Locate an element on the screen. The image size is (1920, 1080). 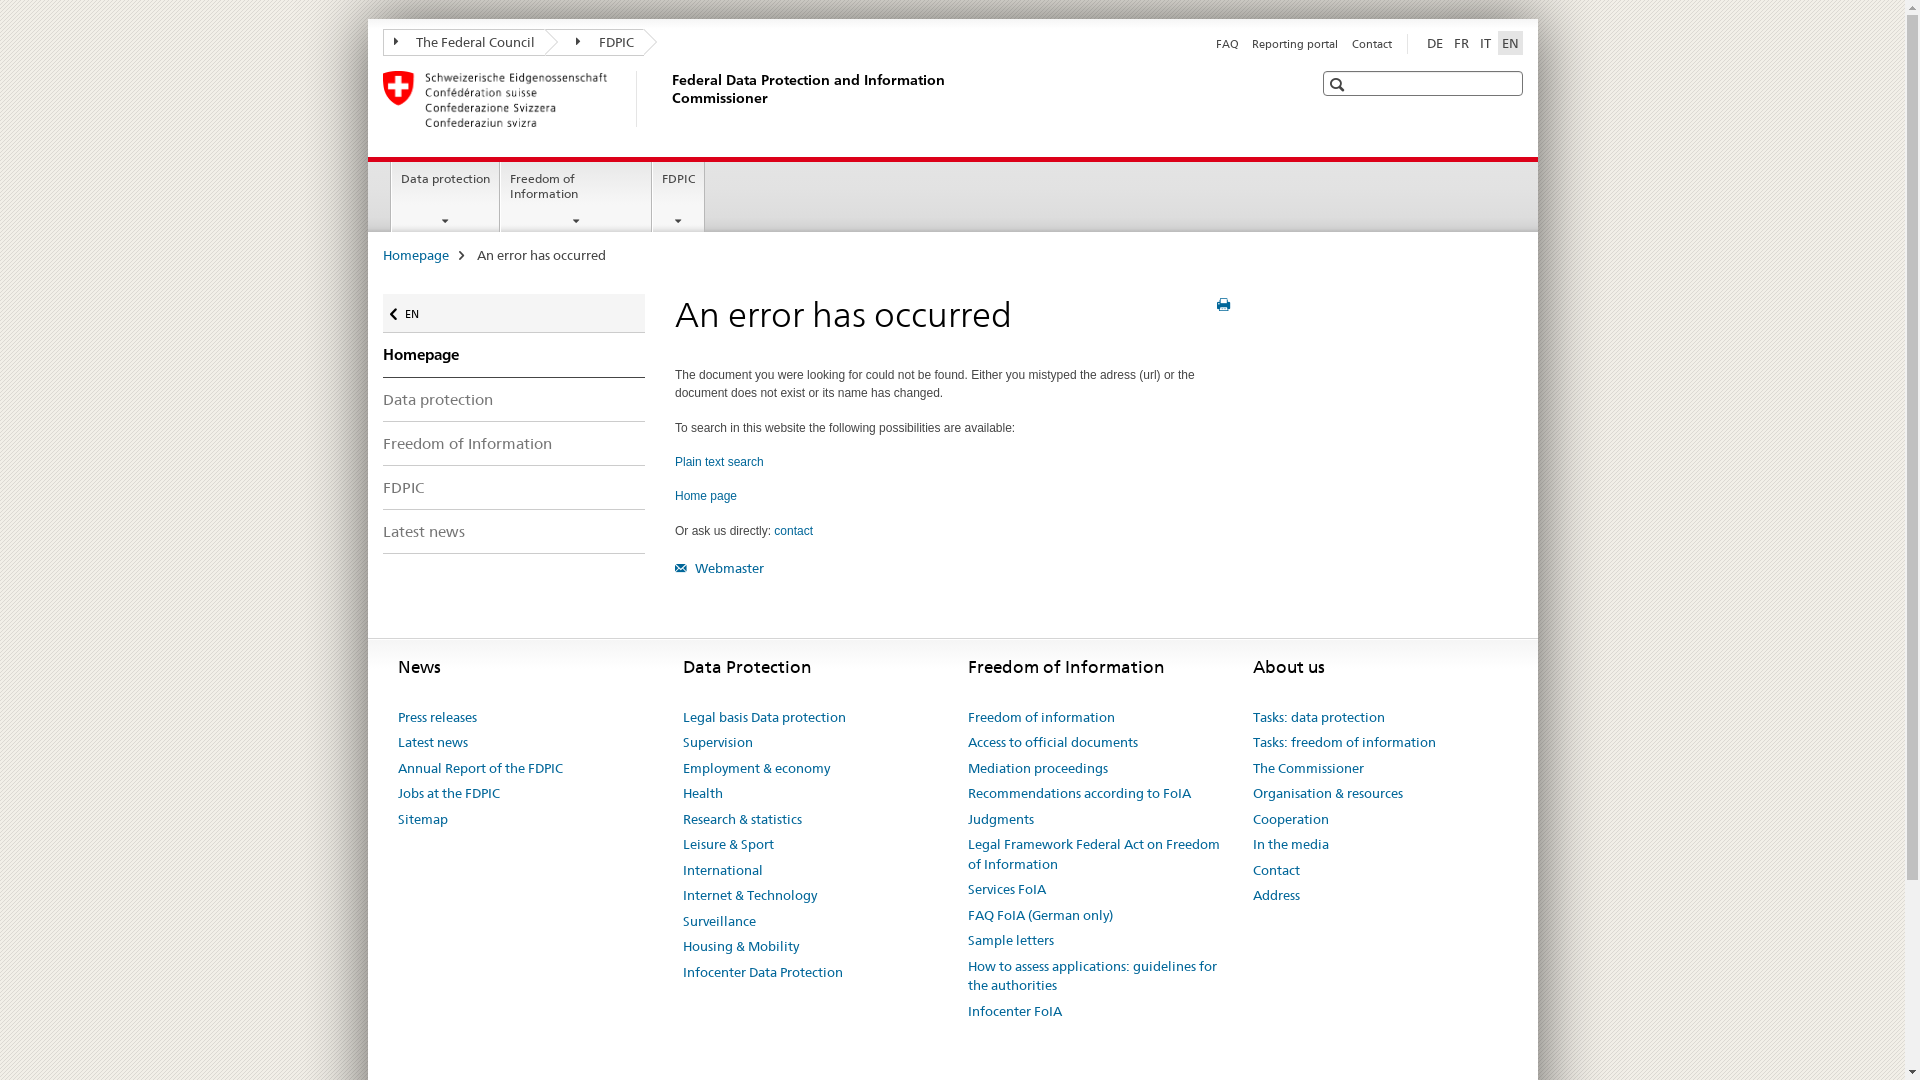
'FAQ FoIA (German only)' is located at coordinates (1040, 915).